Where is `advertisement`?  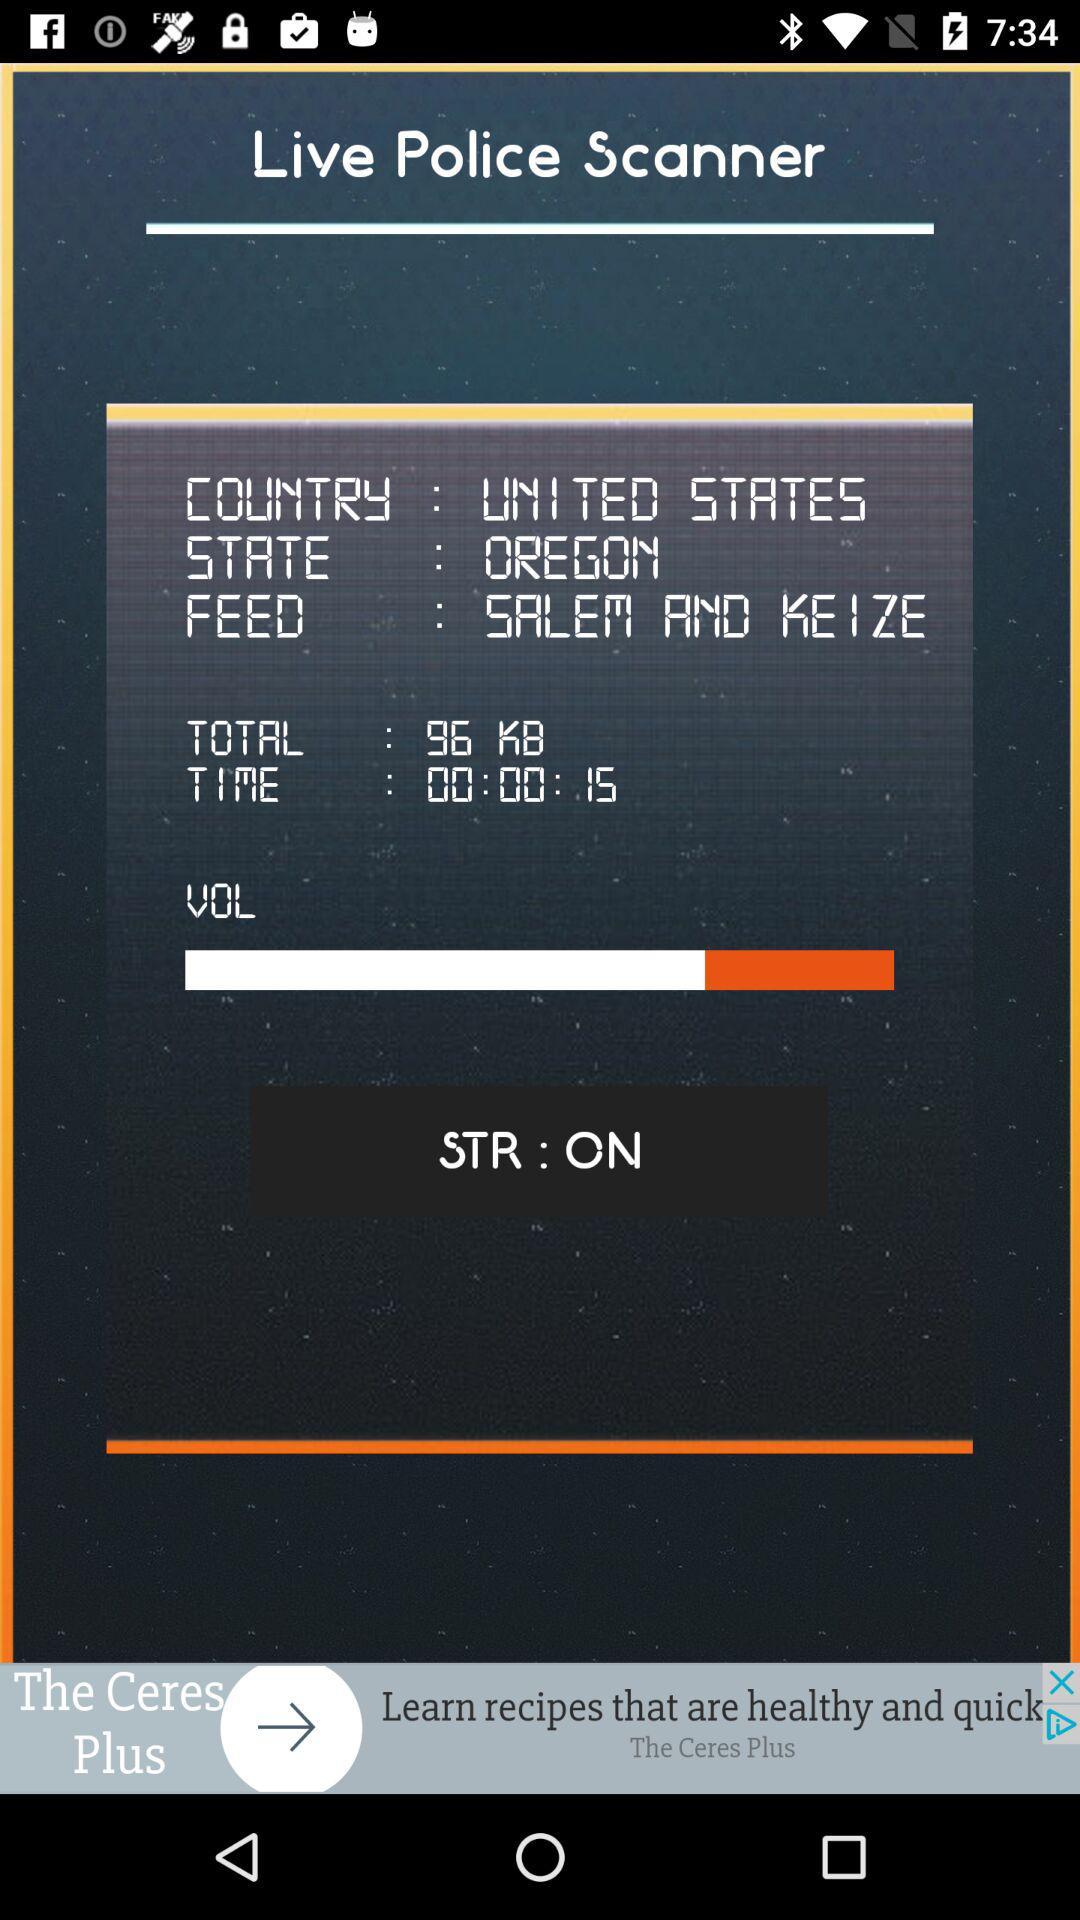
advertisement is located at coordinates (540, 1727).